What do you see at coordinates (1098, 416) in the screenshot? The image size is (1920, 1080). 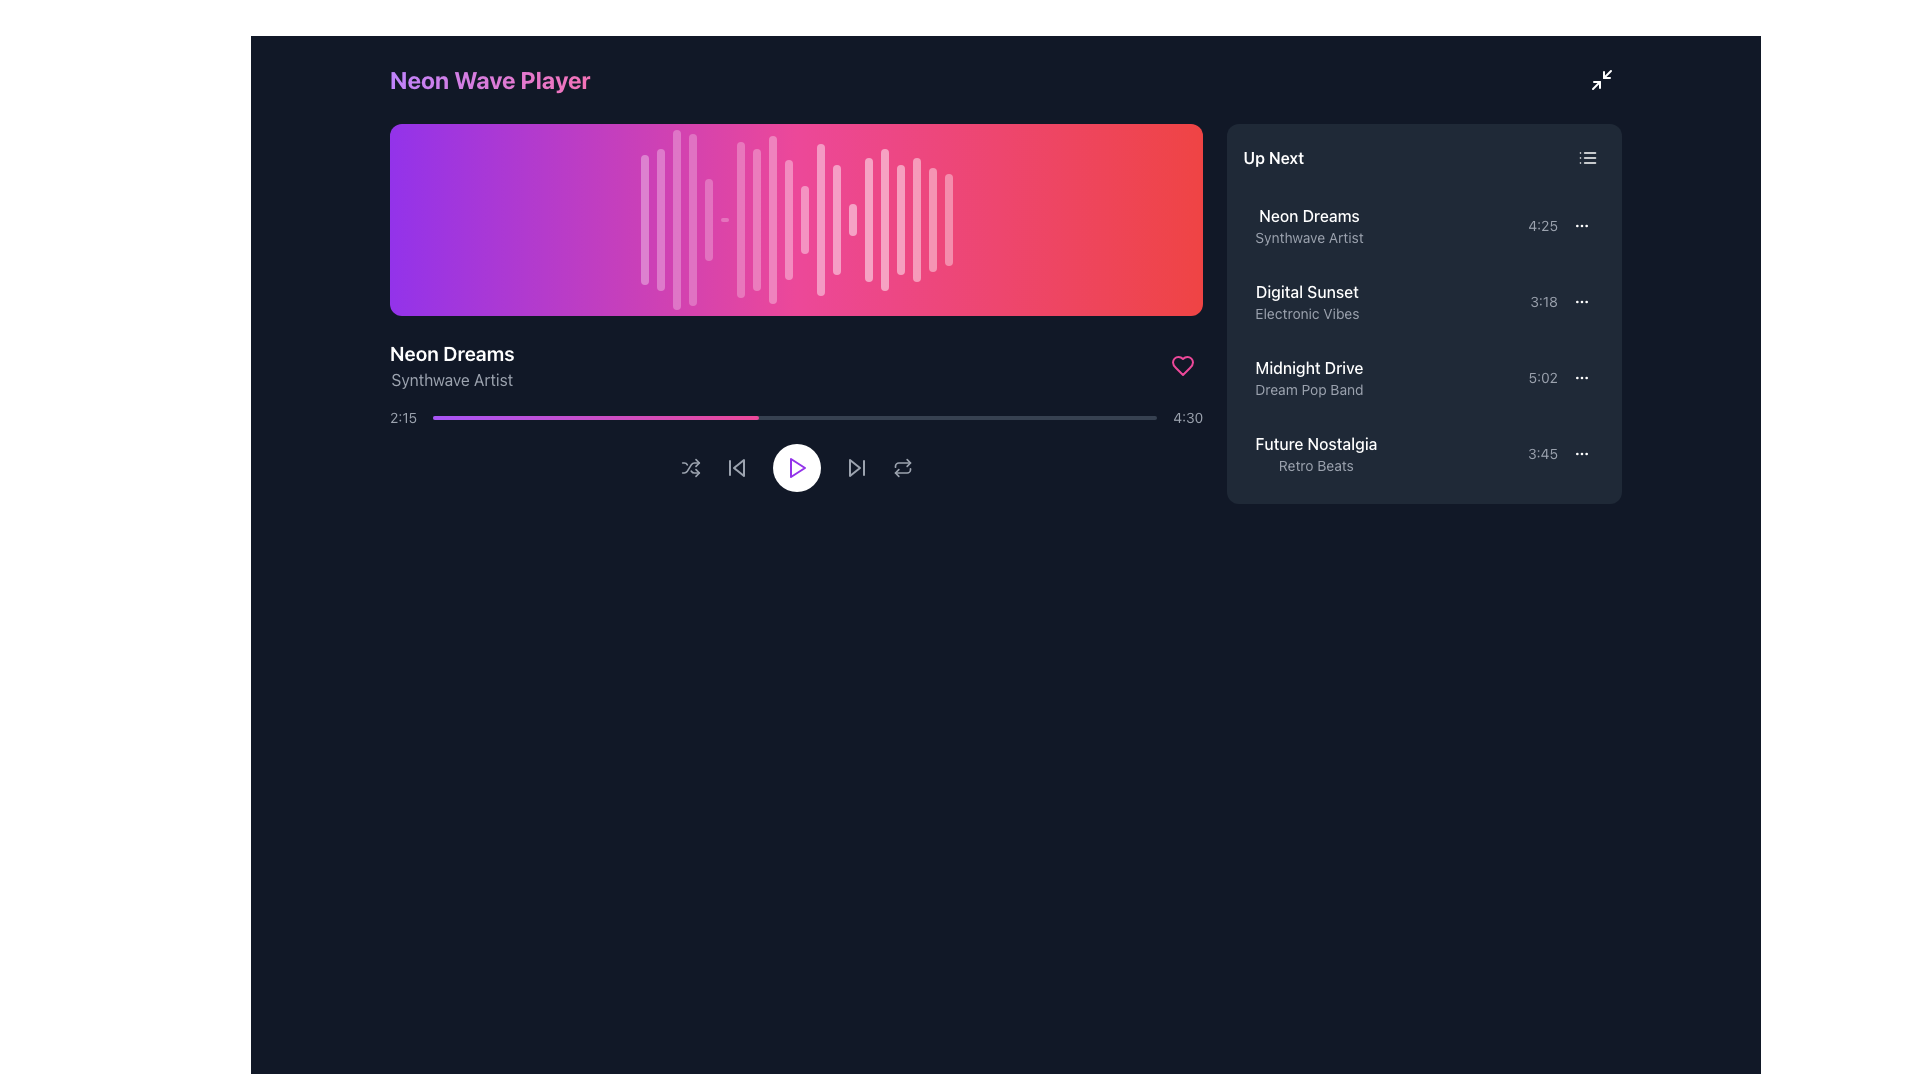 I see `the media progress` at bounding box center [1098, 416].